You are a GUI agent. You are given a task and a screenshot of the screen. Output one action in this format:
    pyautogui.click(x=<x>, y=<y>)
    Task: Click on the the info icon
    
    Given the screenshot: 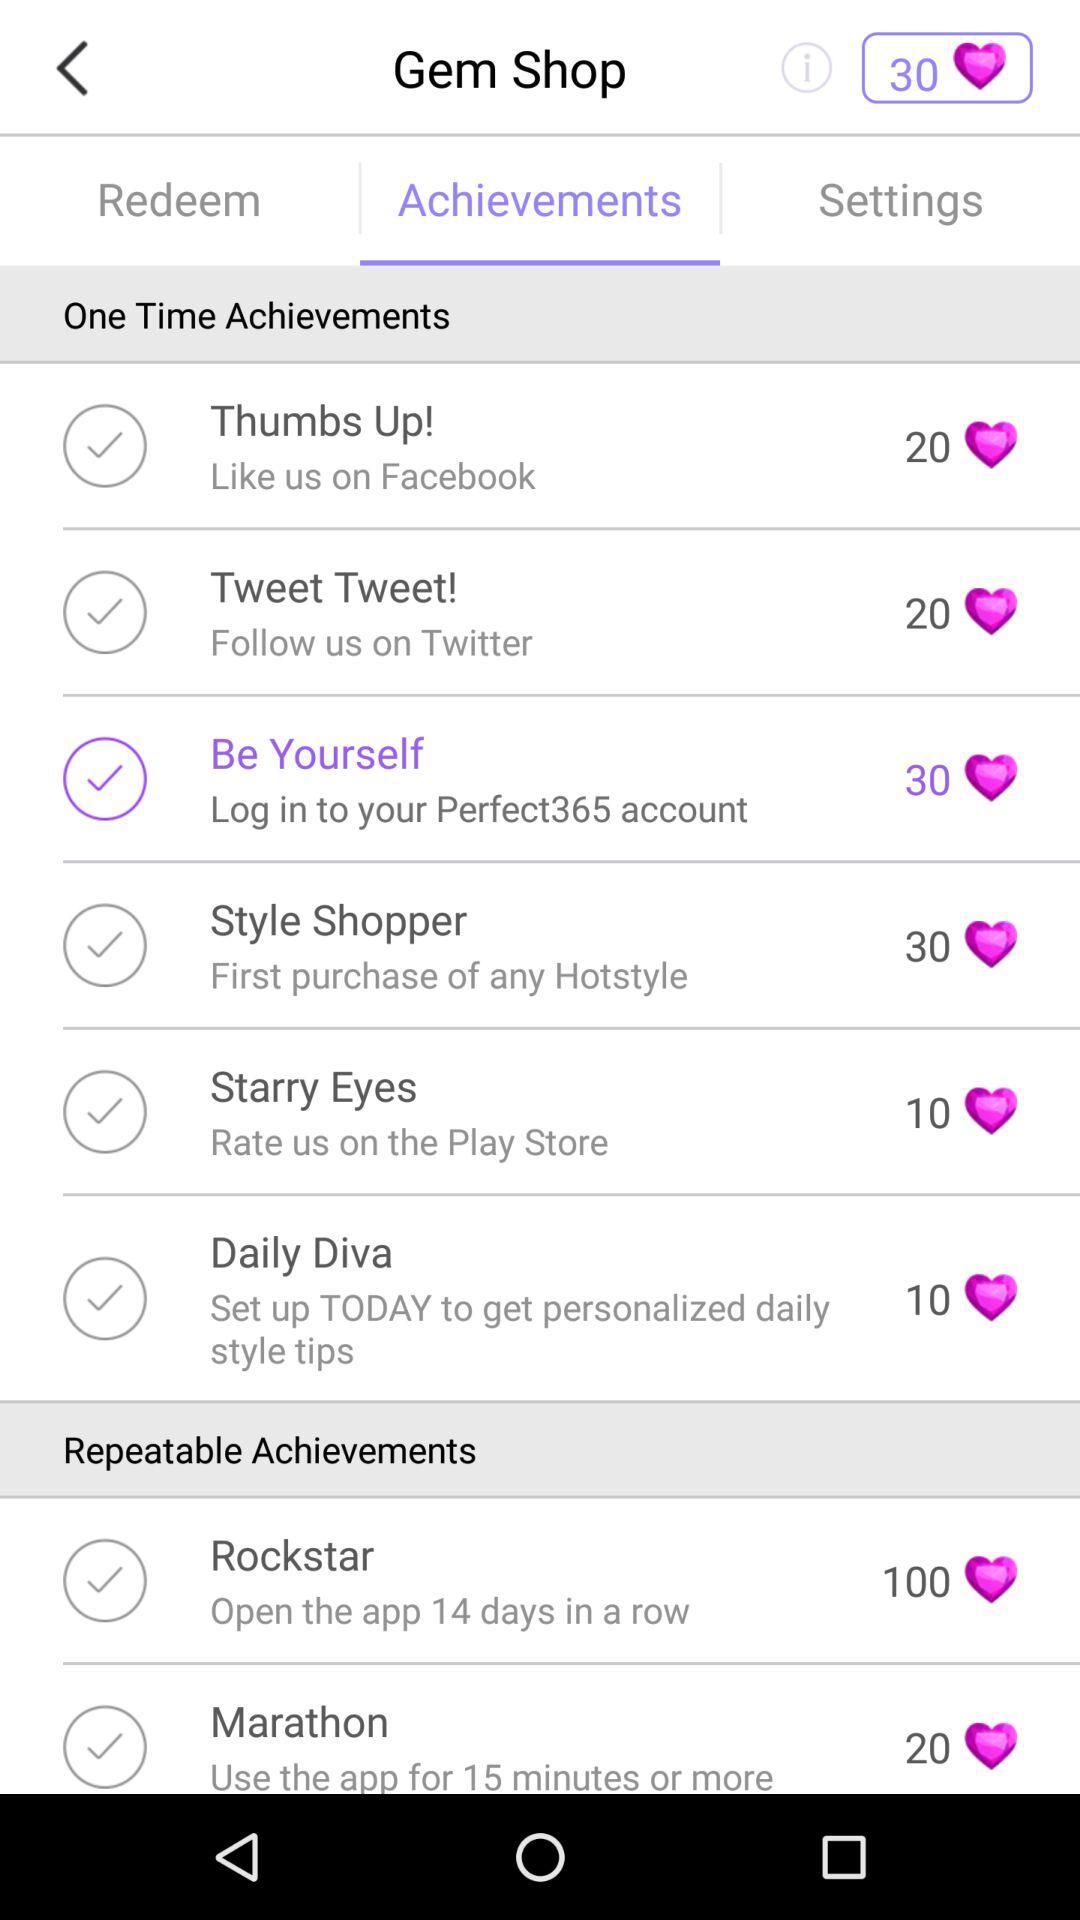 What is the action you would take?
    pyautogui.click(x=805, y=72)
    